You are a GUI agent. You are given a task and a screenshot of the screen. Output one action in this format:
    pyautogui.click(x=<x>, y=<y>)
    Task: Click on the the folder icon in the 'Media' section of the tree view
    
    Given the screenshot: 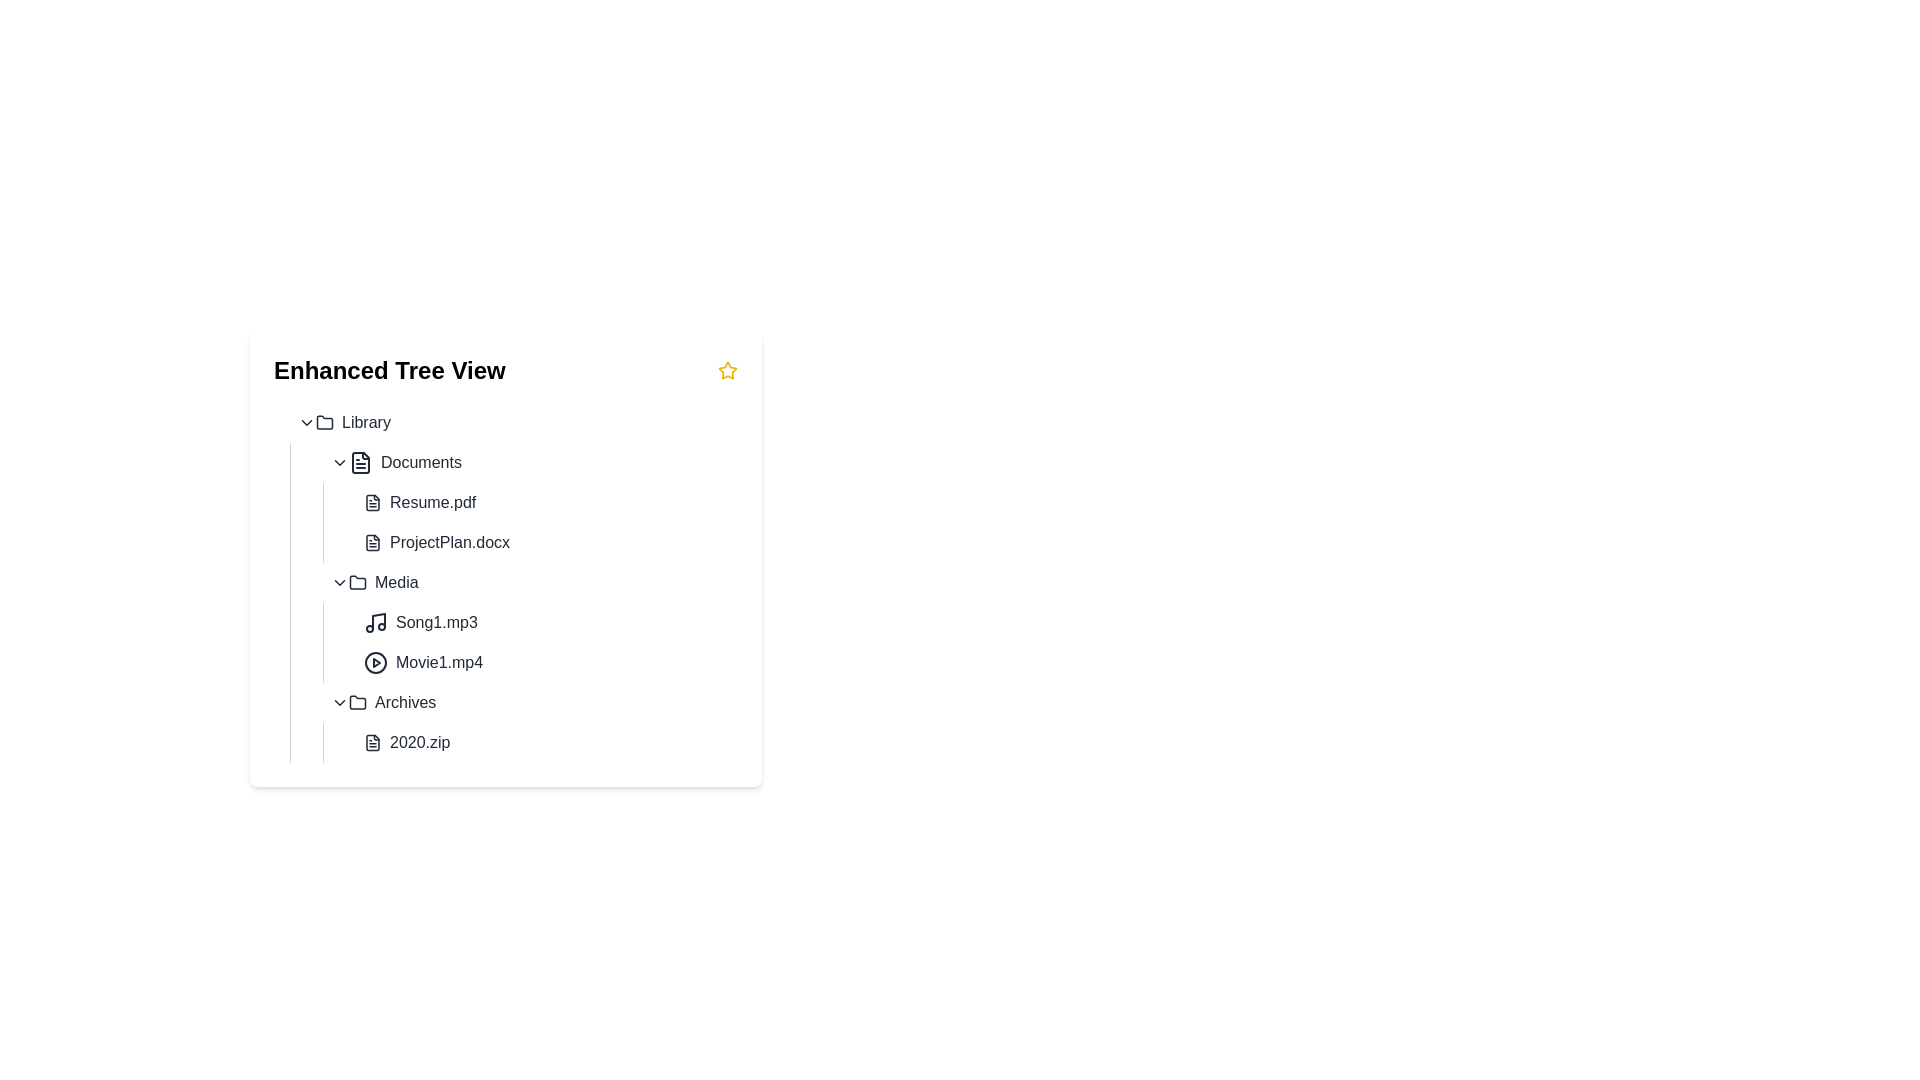 What is the action you would take?
    pyautogui.click(x=358, y=582)
    